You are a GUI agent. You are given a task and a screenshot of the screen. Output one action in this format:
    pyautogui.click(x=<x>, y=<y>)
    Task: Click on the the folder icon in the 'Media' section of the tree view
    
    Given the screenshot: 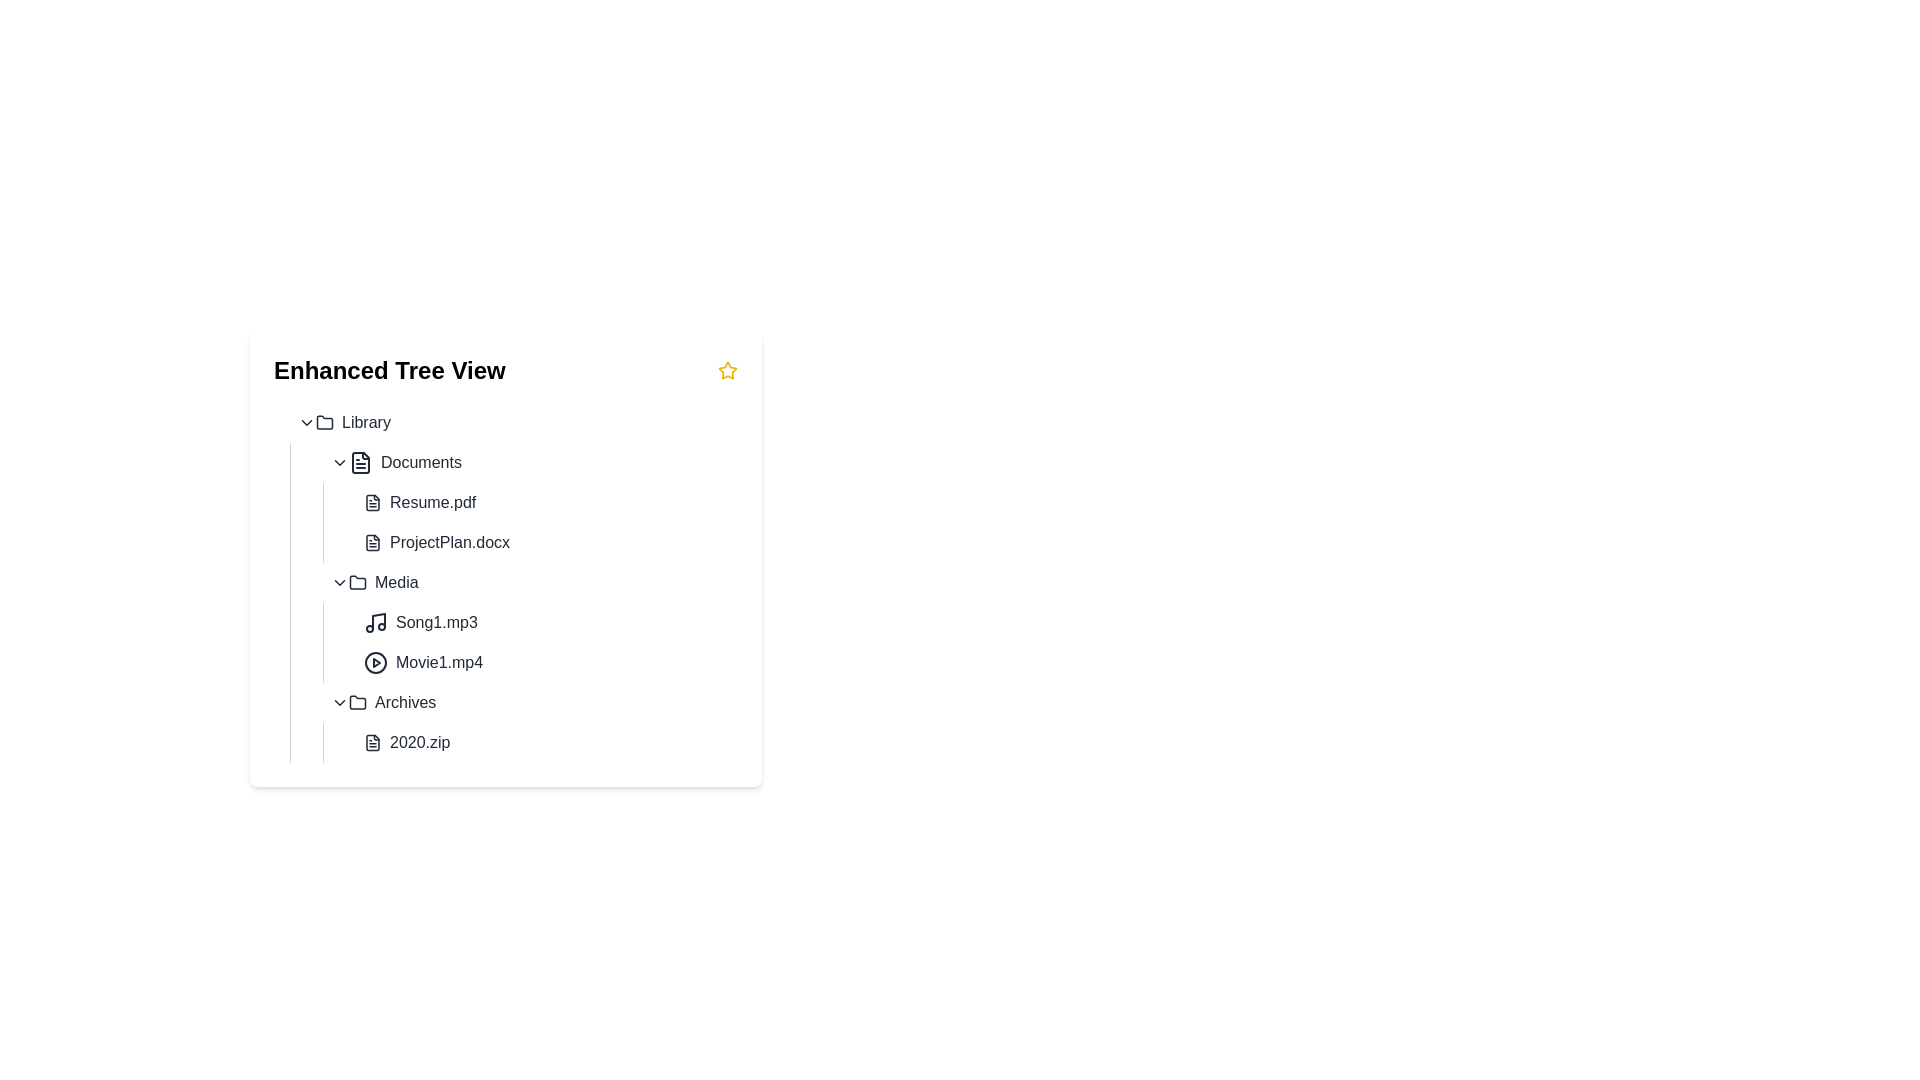 What is the action you would take?
    pyautogui.click(x=358, y=582)
    